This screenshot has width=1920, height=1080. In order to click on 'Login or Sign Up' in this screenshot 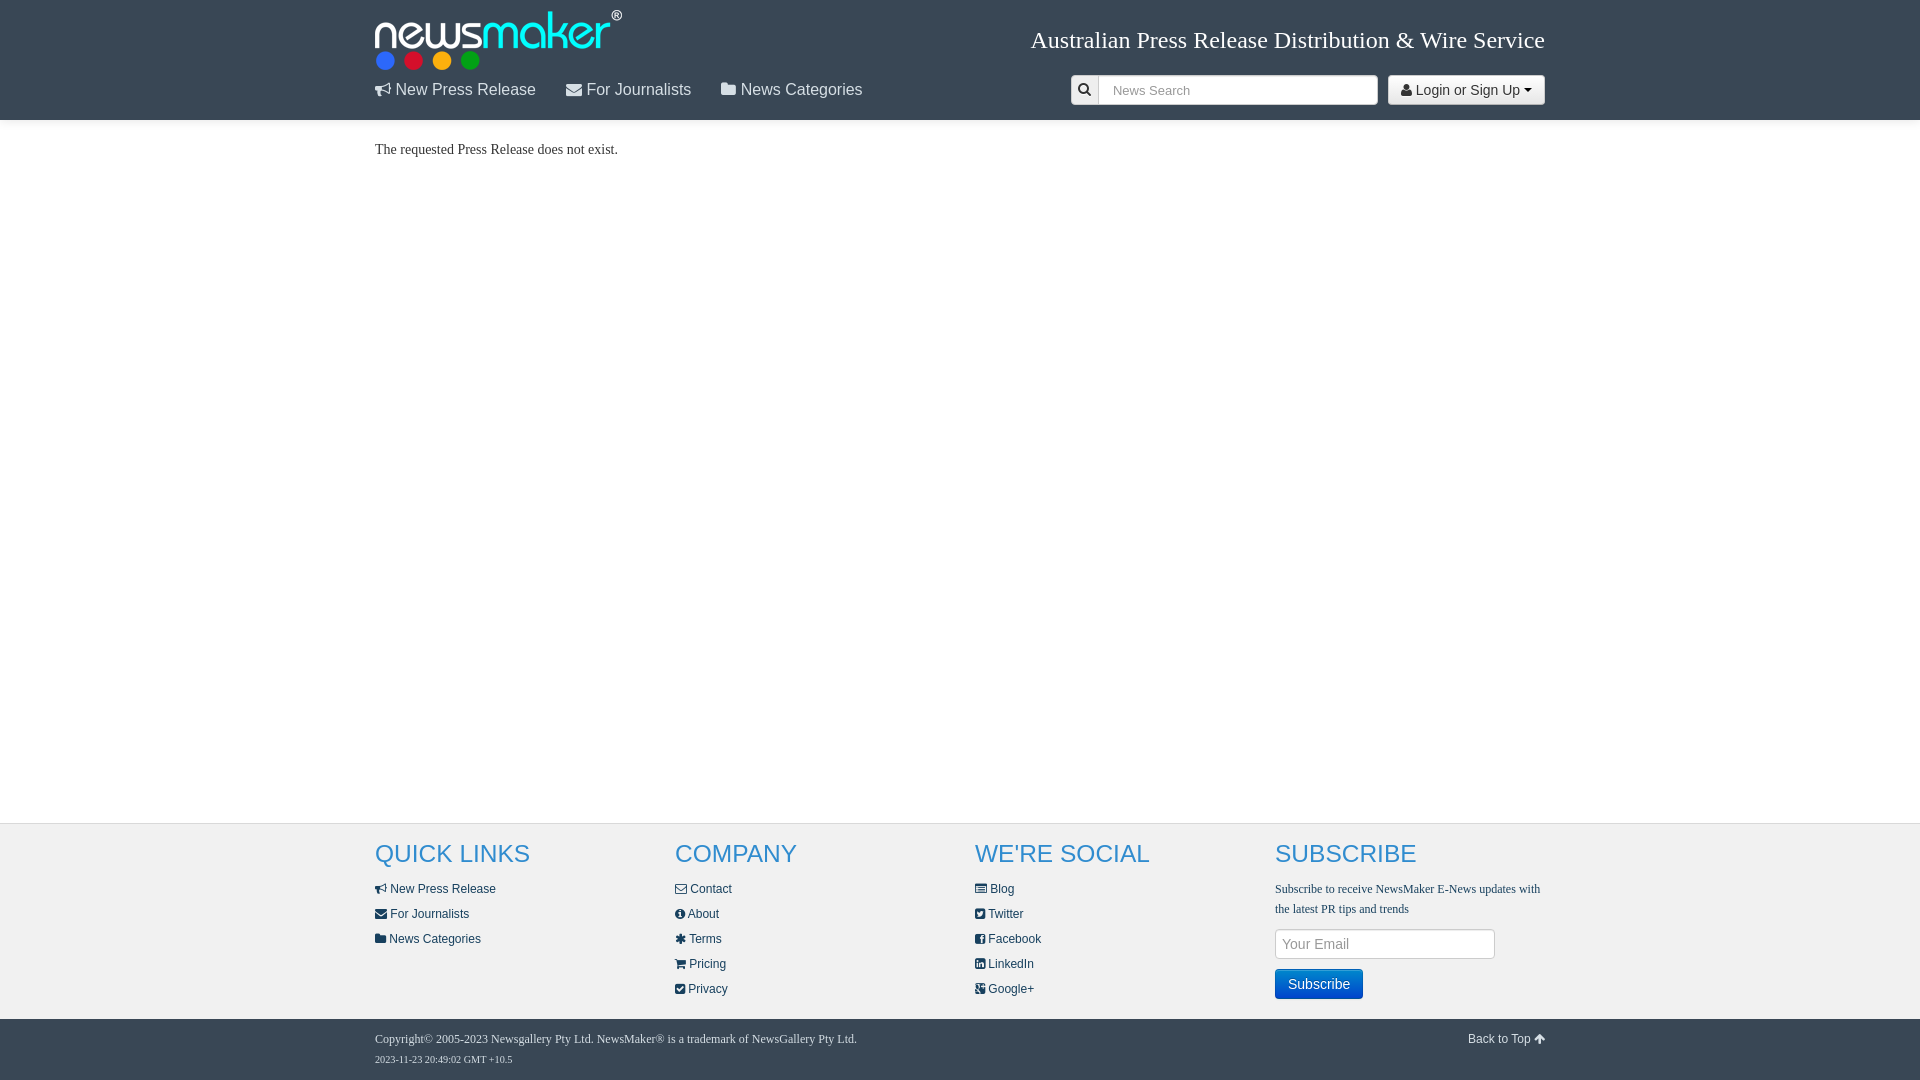, I will do `click(1466, 88)`.